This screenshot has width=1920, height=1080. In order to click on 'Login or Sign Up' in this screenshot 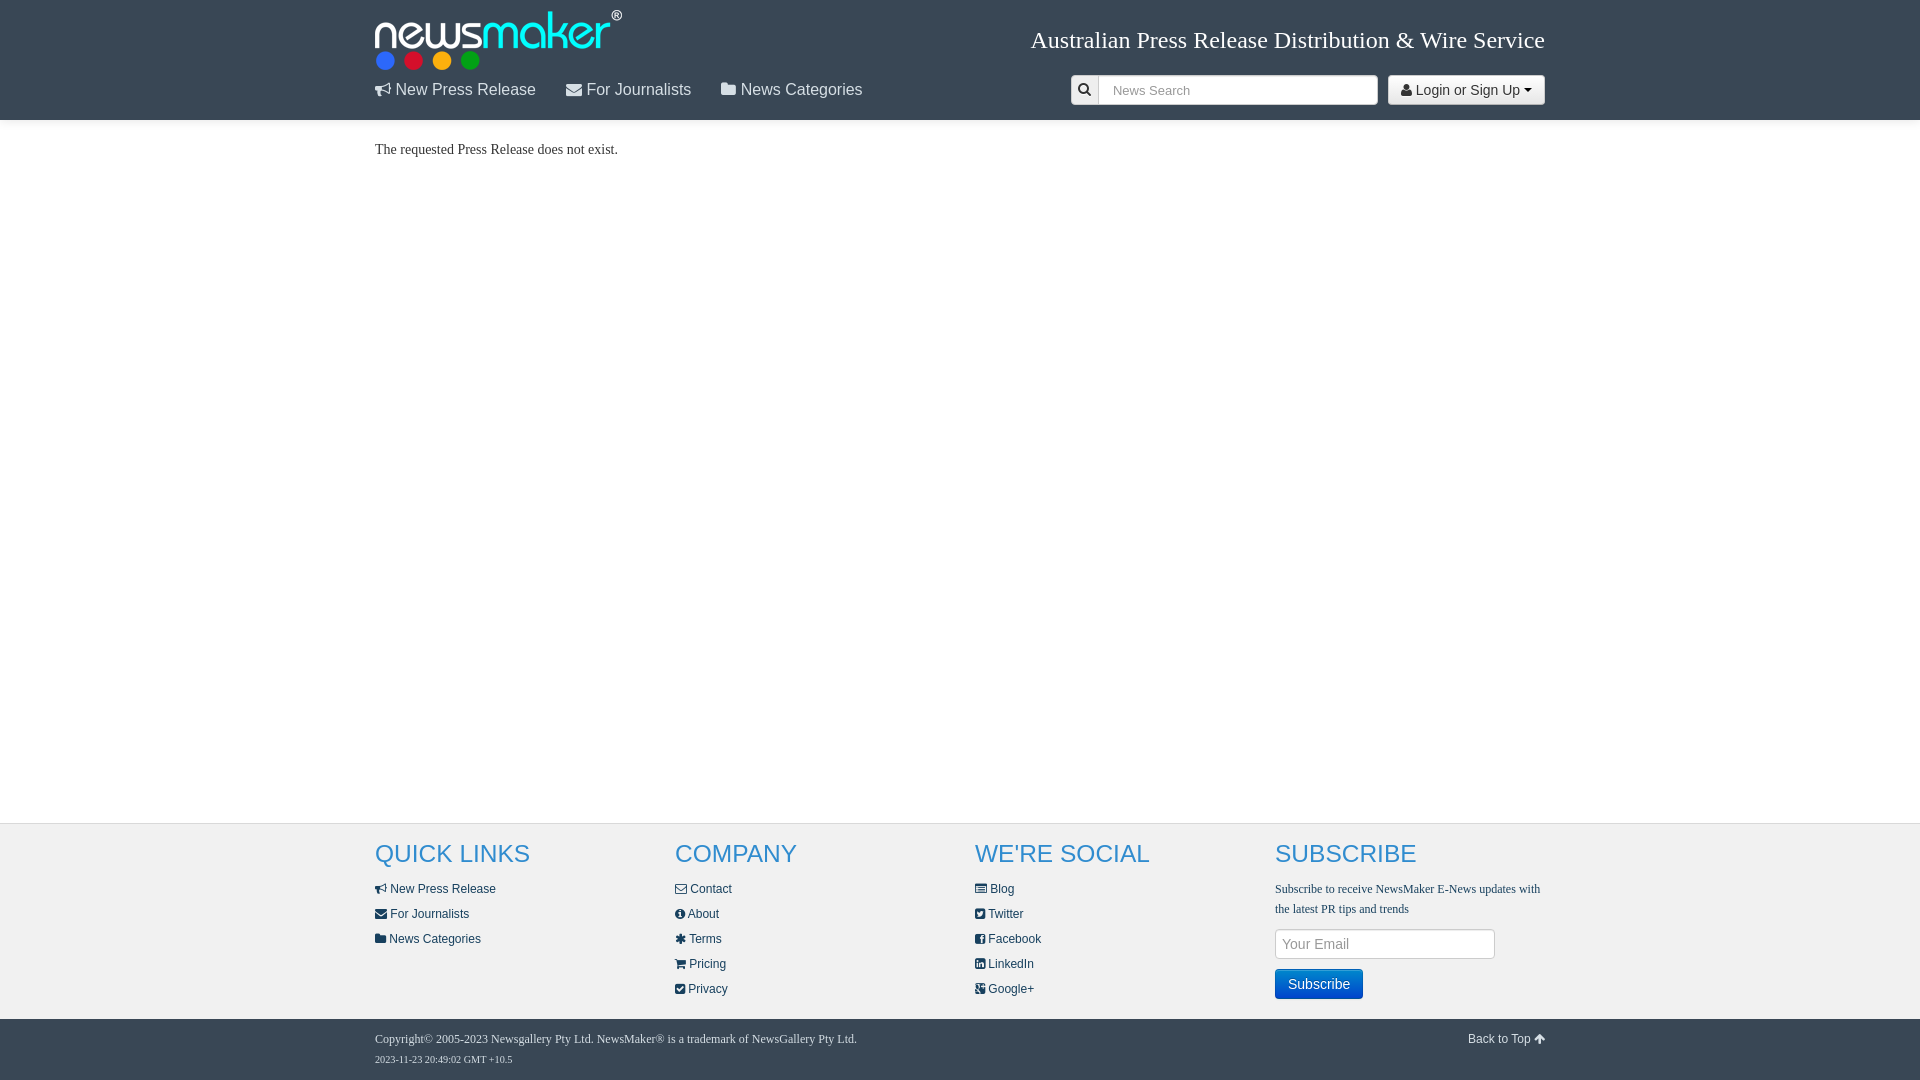, I will do `click(1466, 88)`.